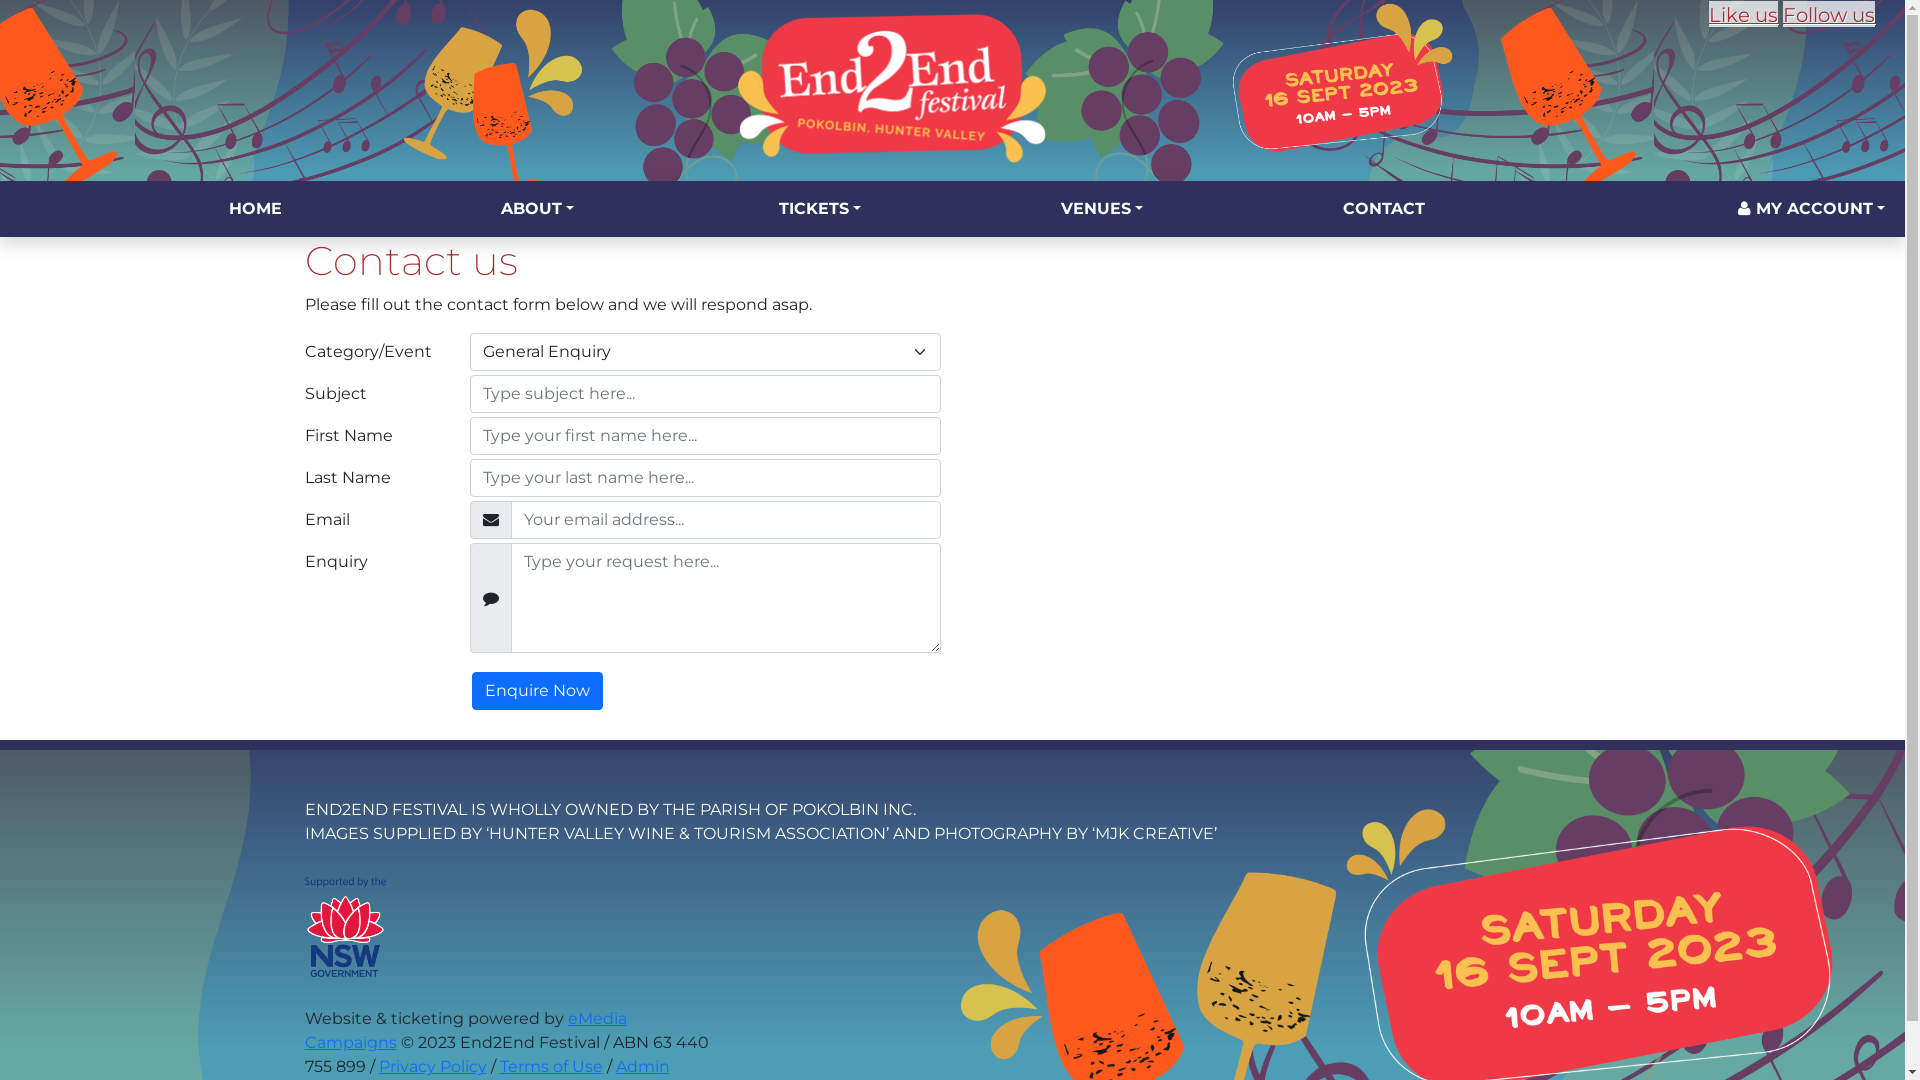 The height and width of the screenshot is (1080, 1920). I want to click on 'VENUES', so click(1101, 208).